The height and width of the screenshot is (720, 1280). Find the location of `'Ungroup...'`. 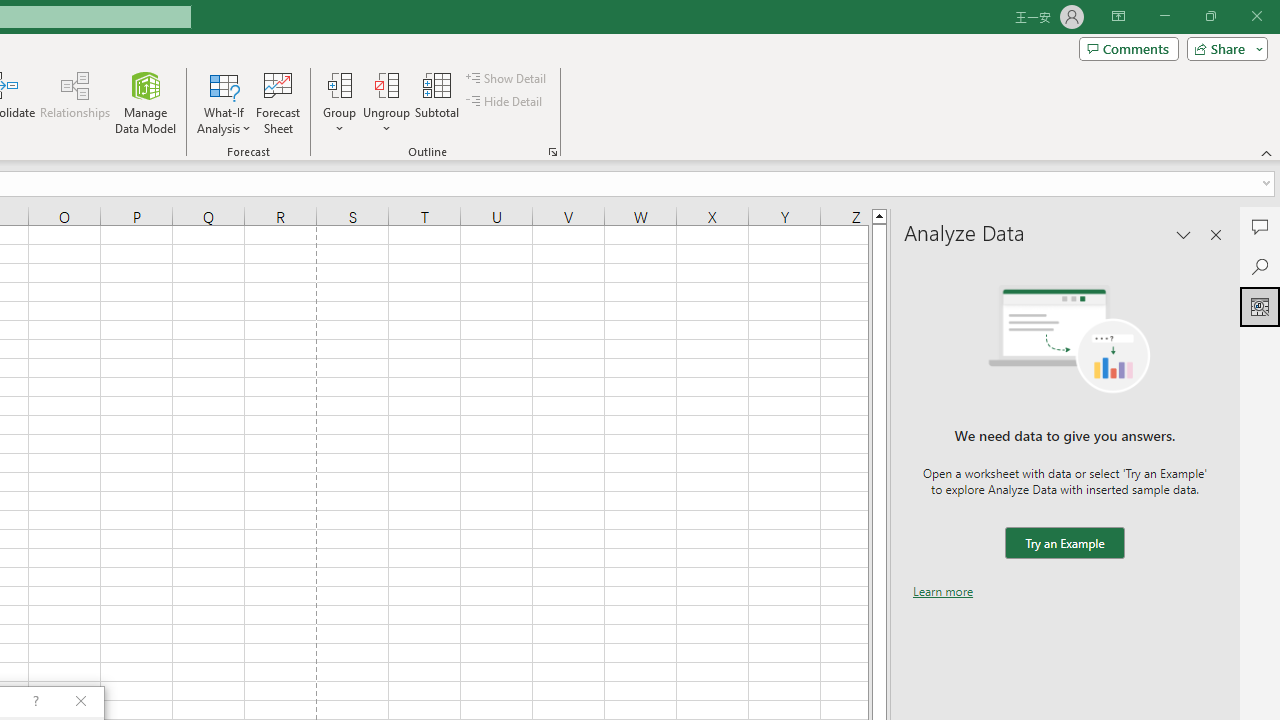

'Ungroup...' is located at coordinates (387, 84).